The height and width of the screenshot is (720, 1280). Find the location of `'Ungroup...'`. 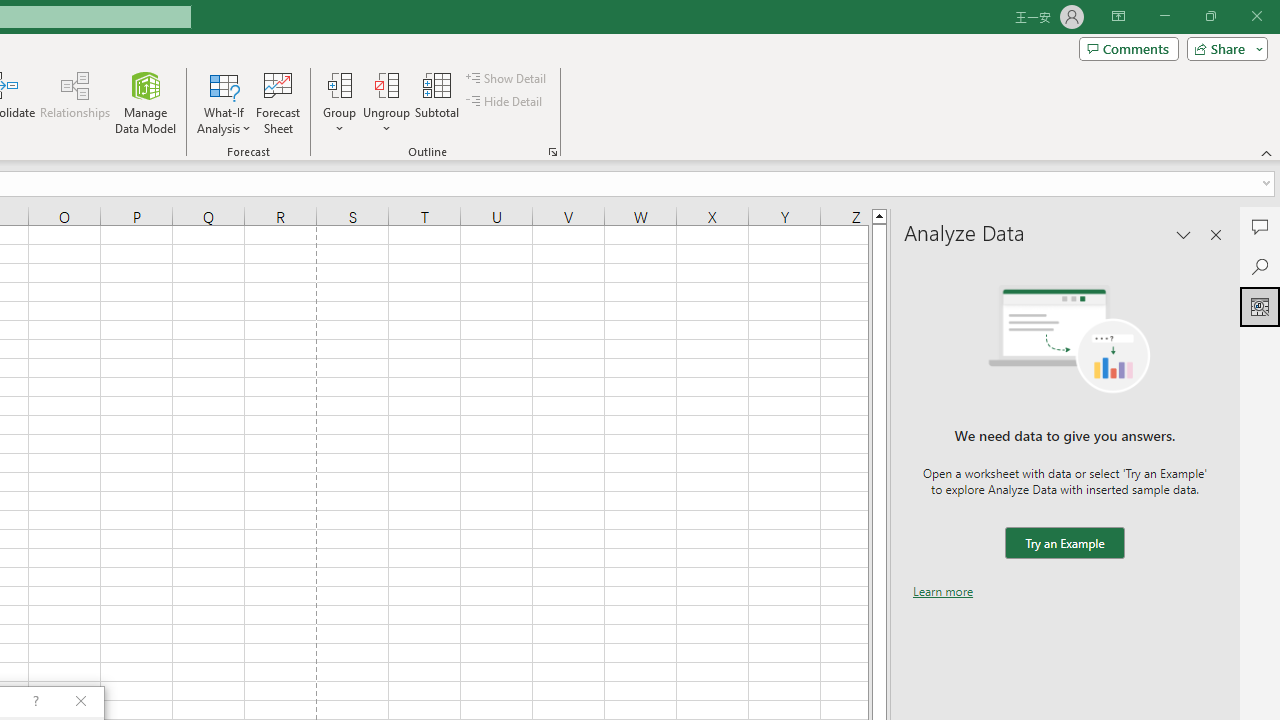

'Ungroup...' is located at coordinates (387, 84).